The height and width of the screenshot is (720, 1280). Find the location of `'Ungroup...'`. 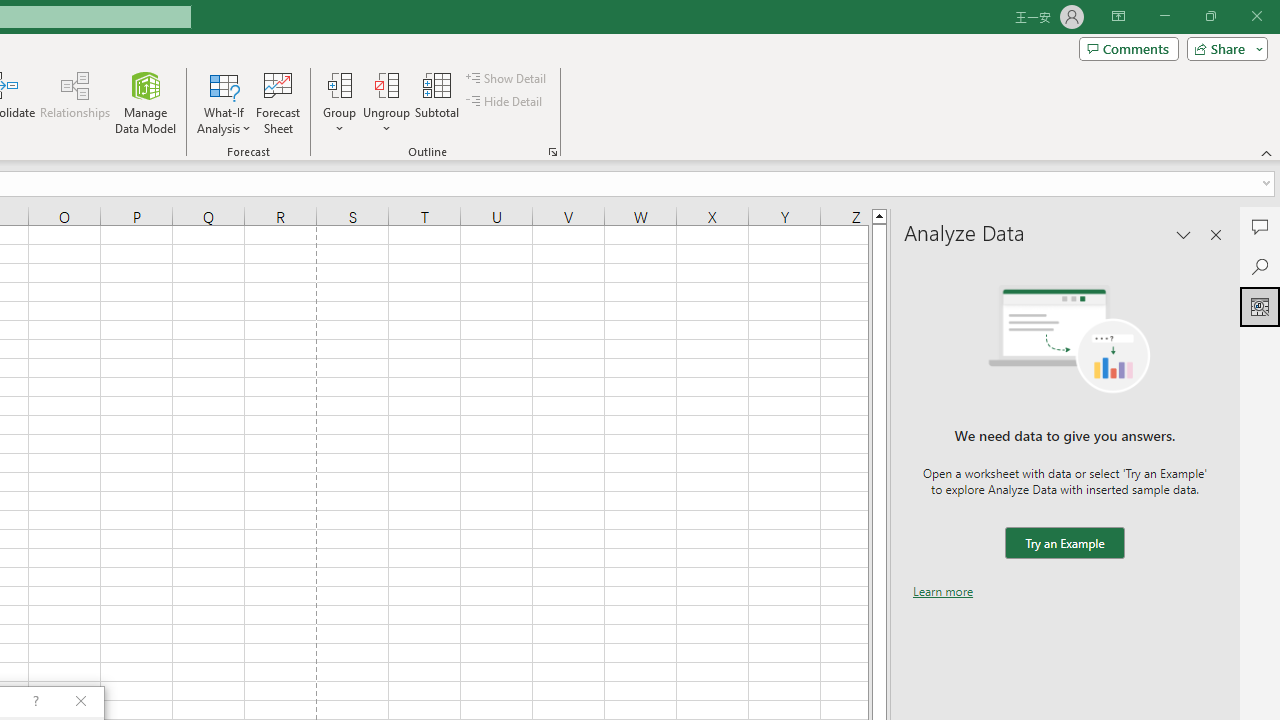

'Ungroup...' is located at coordinates (387, 84).